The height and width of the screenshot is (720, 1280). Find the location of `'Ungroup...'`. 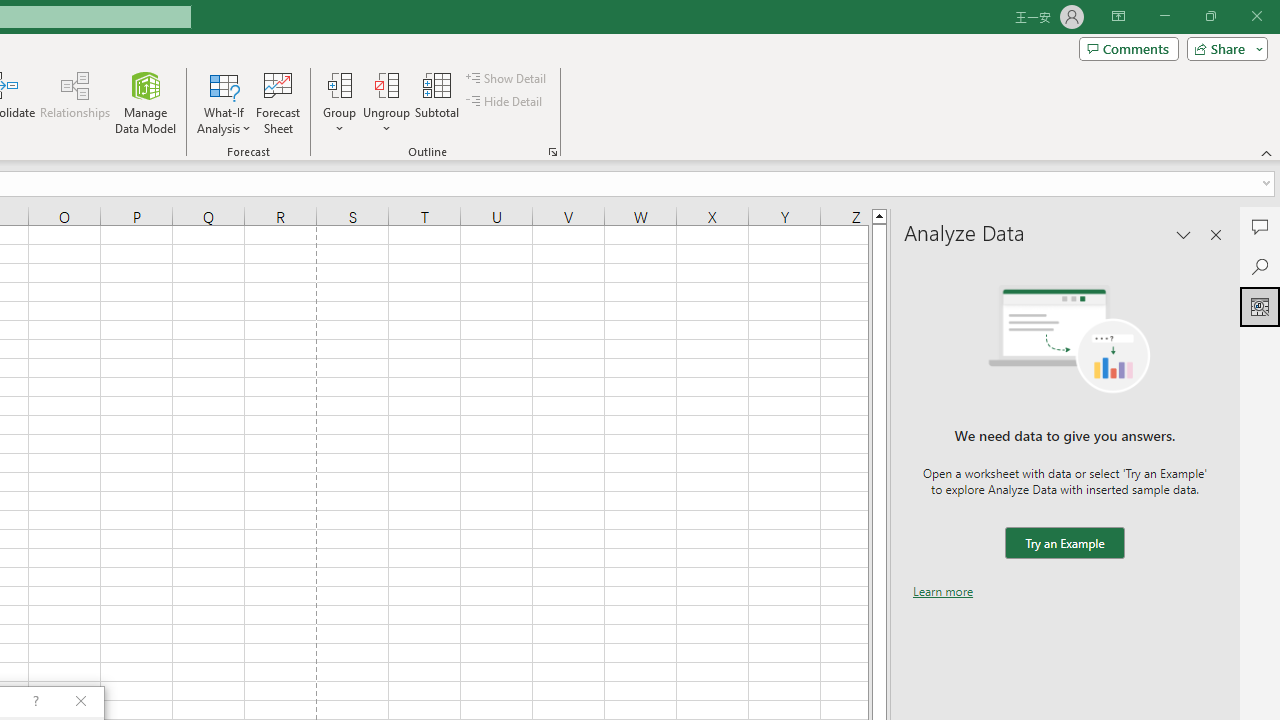

'Ungroup...' is located at coordinates (387, 84).